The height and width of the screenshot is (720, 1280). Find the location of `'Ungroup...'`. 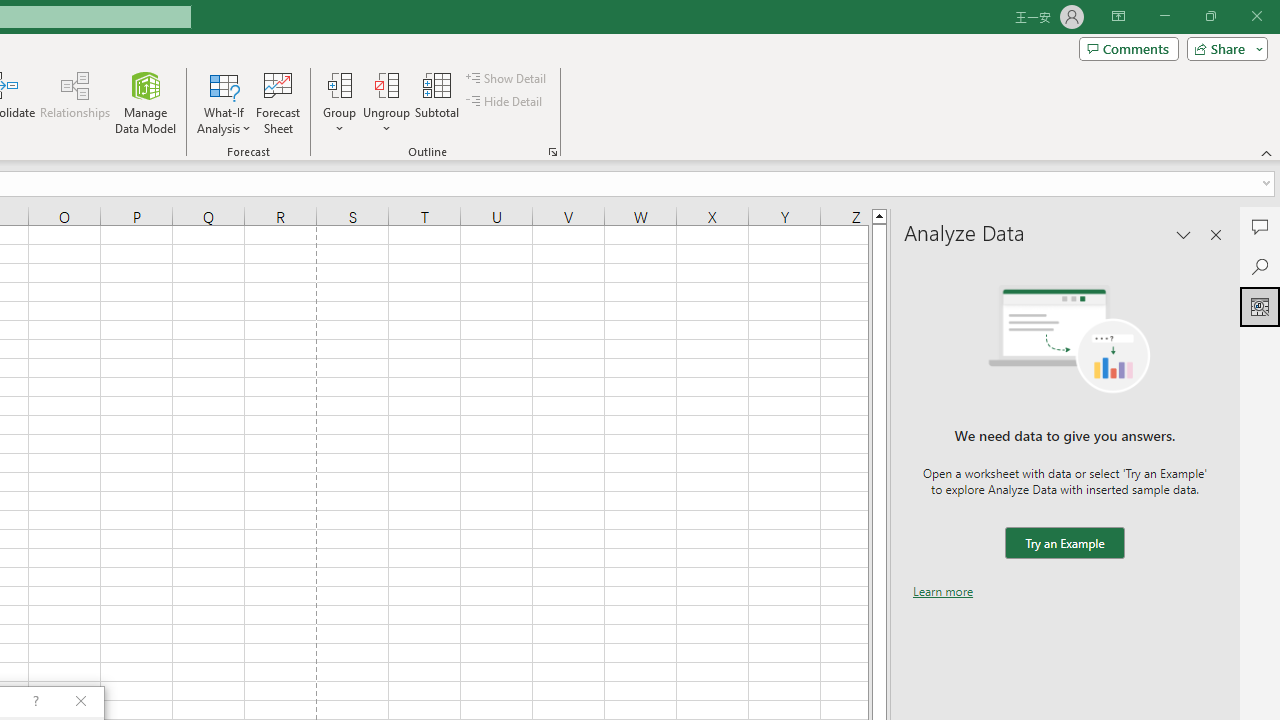

'Ungroup...' is located at coordinates (387, 84).